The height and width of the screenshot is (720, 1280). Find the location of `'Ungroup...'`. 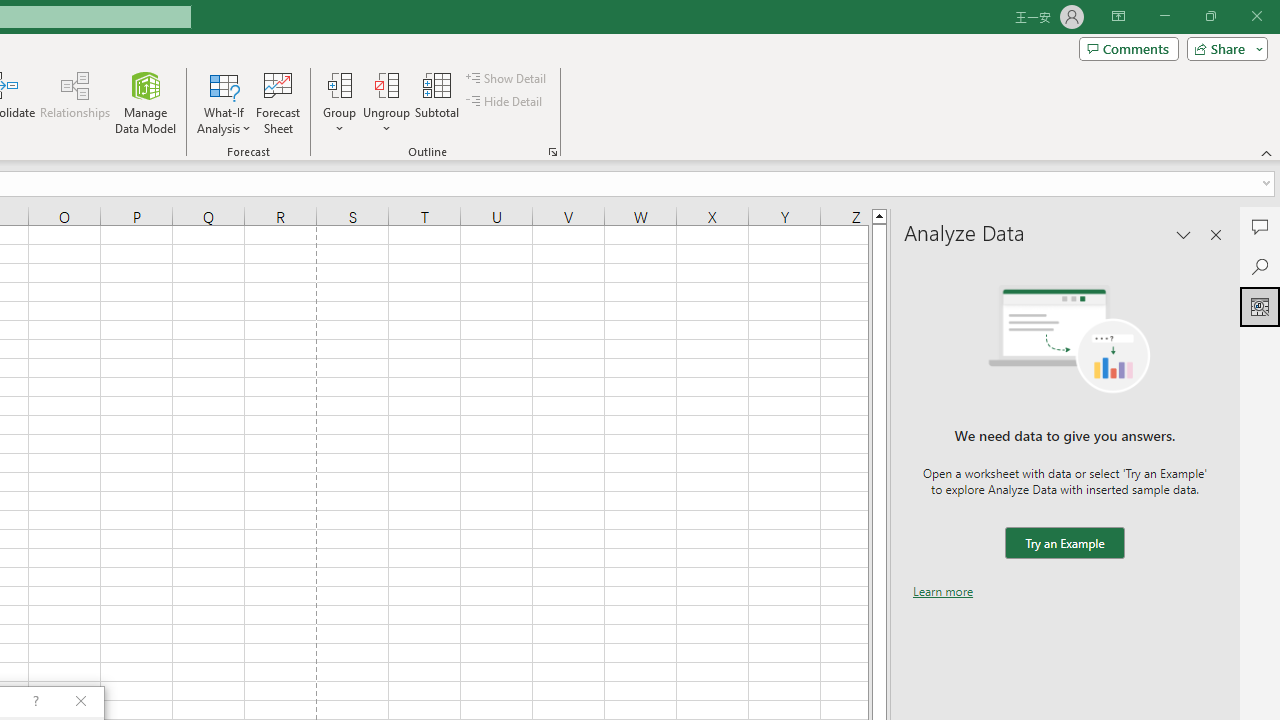

'Ungroup...' is located at coordinates (387, 84).